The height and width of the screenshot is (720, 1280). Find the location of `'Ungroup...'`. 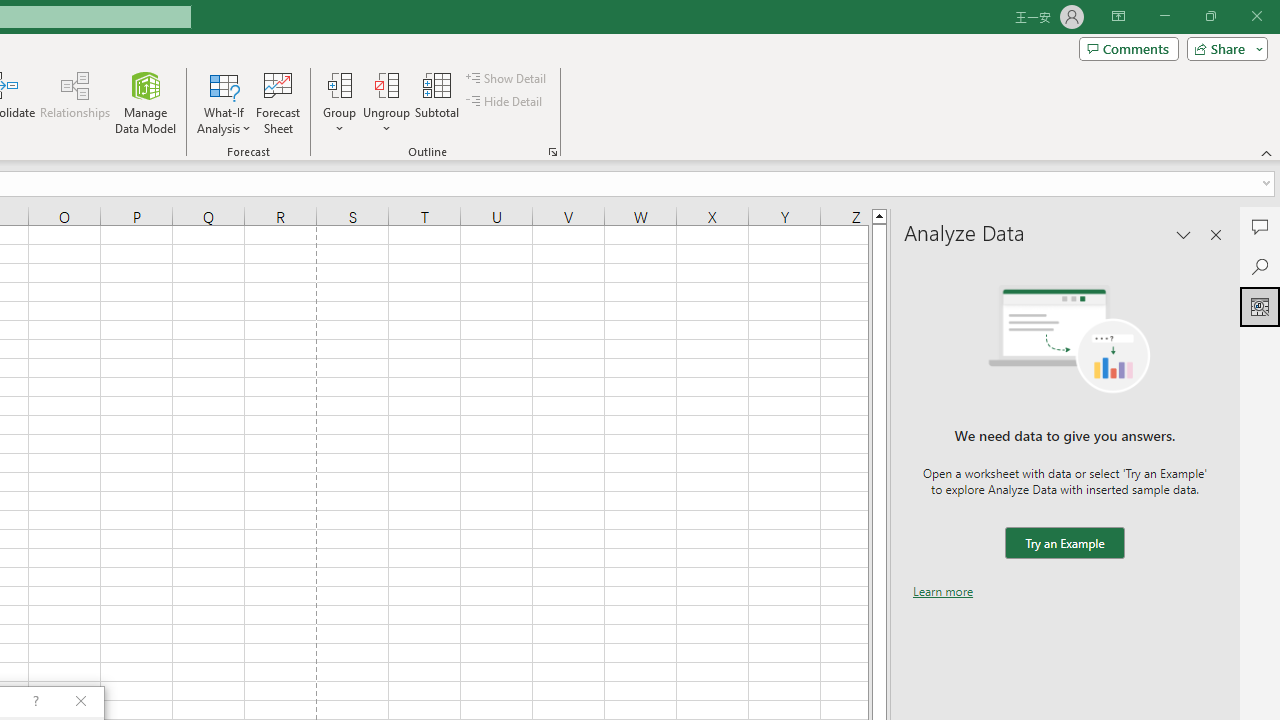

'Ungroup...' is located at coordinates (387, 84).